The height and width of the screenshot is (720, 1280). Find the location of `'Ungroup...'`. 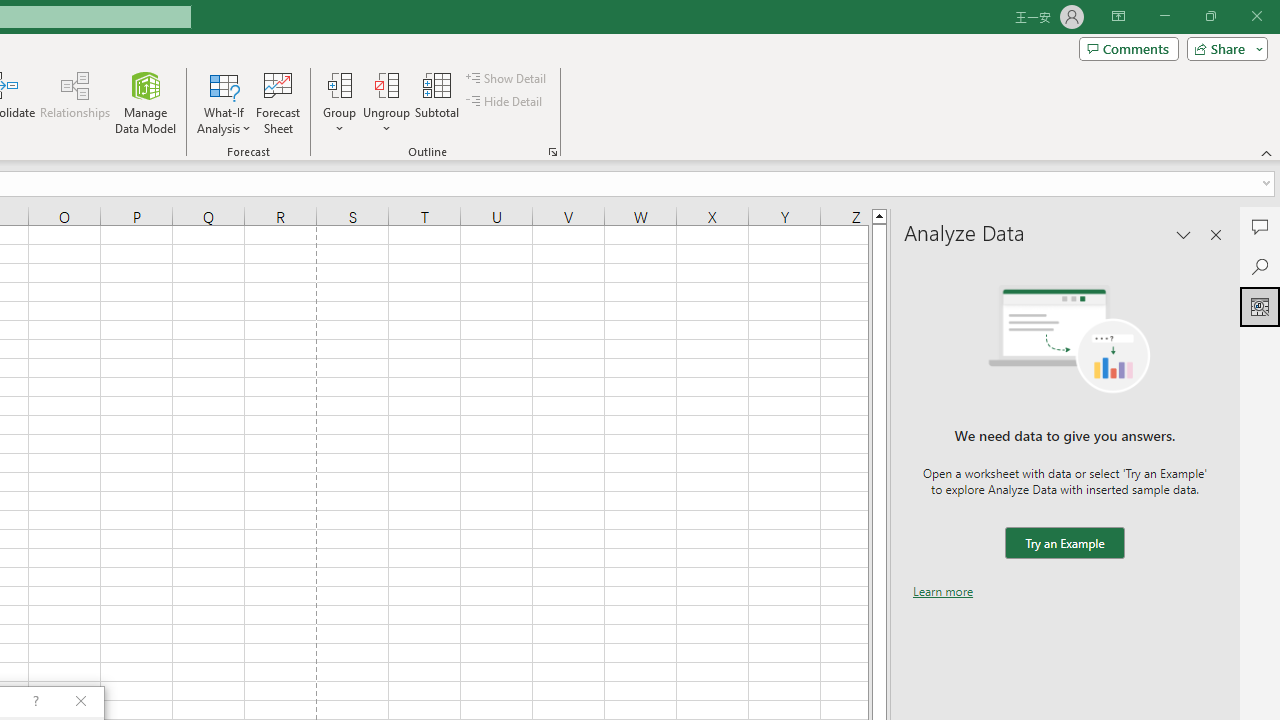

'Ungroup...' is located at coordinates (387, 84).